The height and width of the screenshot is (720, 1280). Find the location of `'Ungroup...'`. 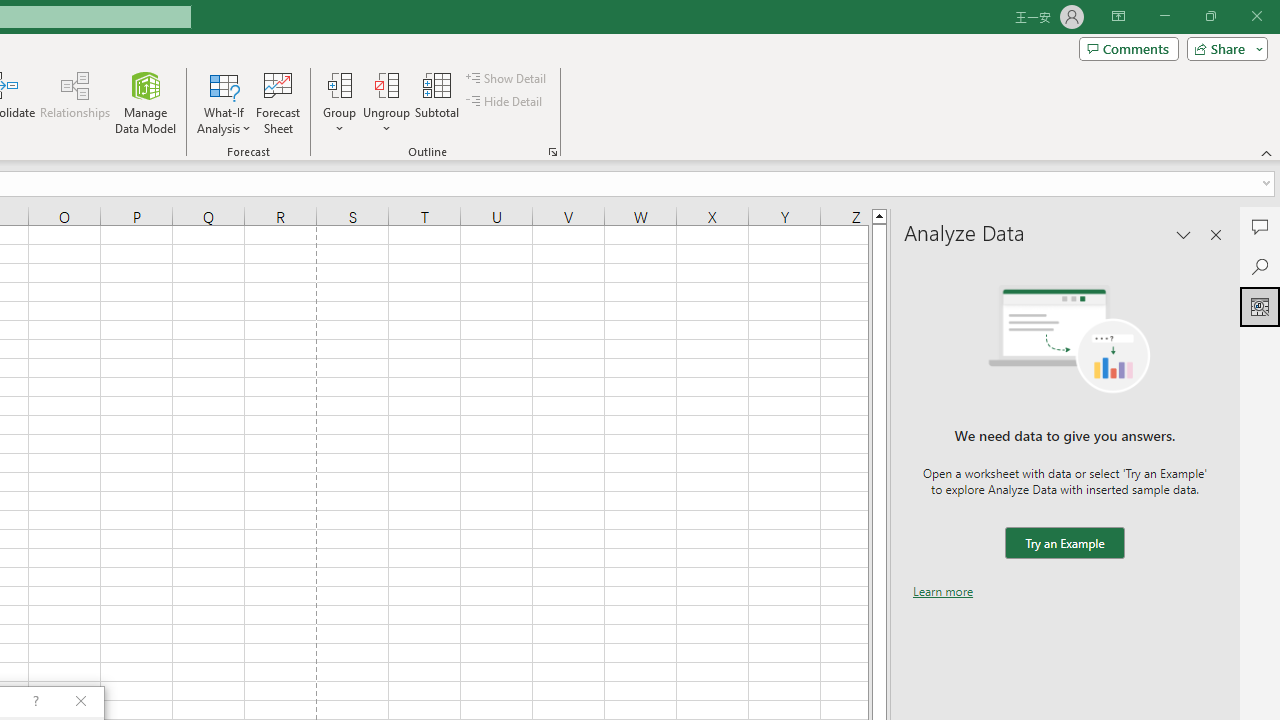

'Ungroup...' is located at coordinates (387, 84).